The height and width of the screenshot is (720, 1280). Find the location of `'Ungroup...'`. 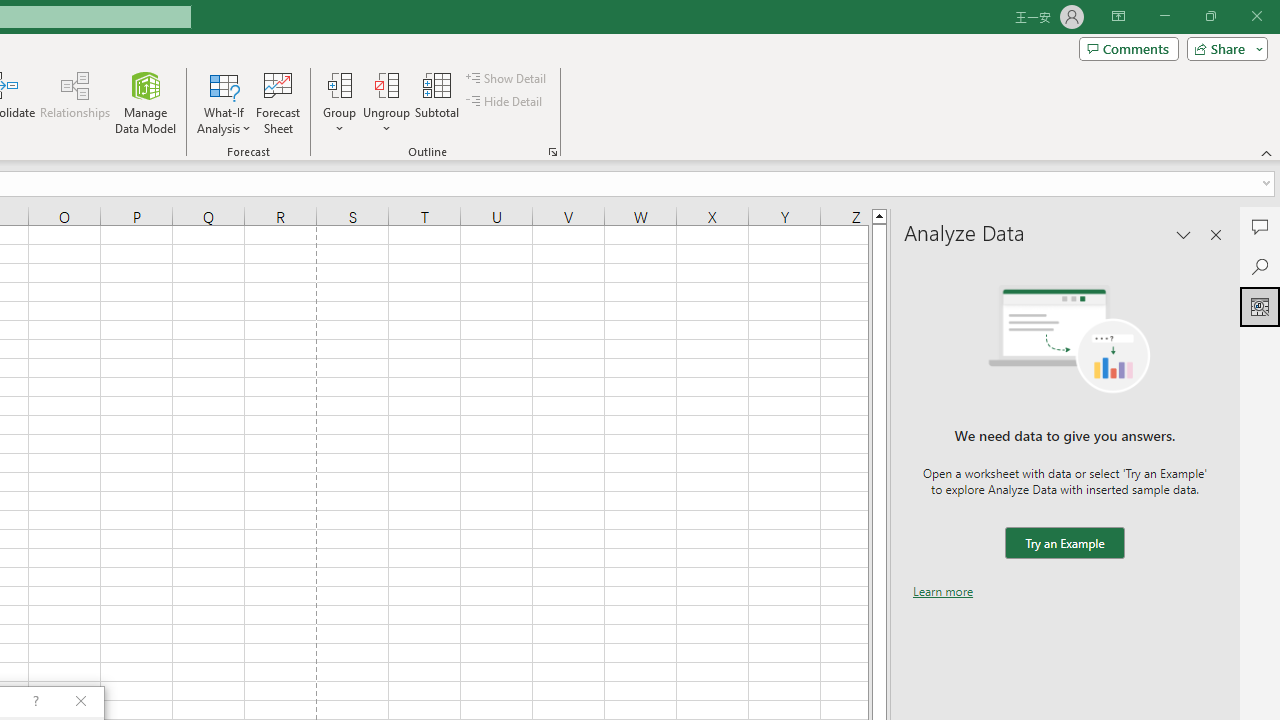

'Ungroup...' is located at coordinates (387, 84).